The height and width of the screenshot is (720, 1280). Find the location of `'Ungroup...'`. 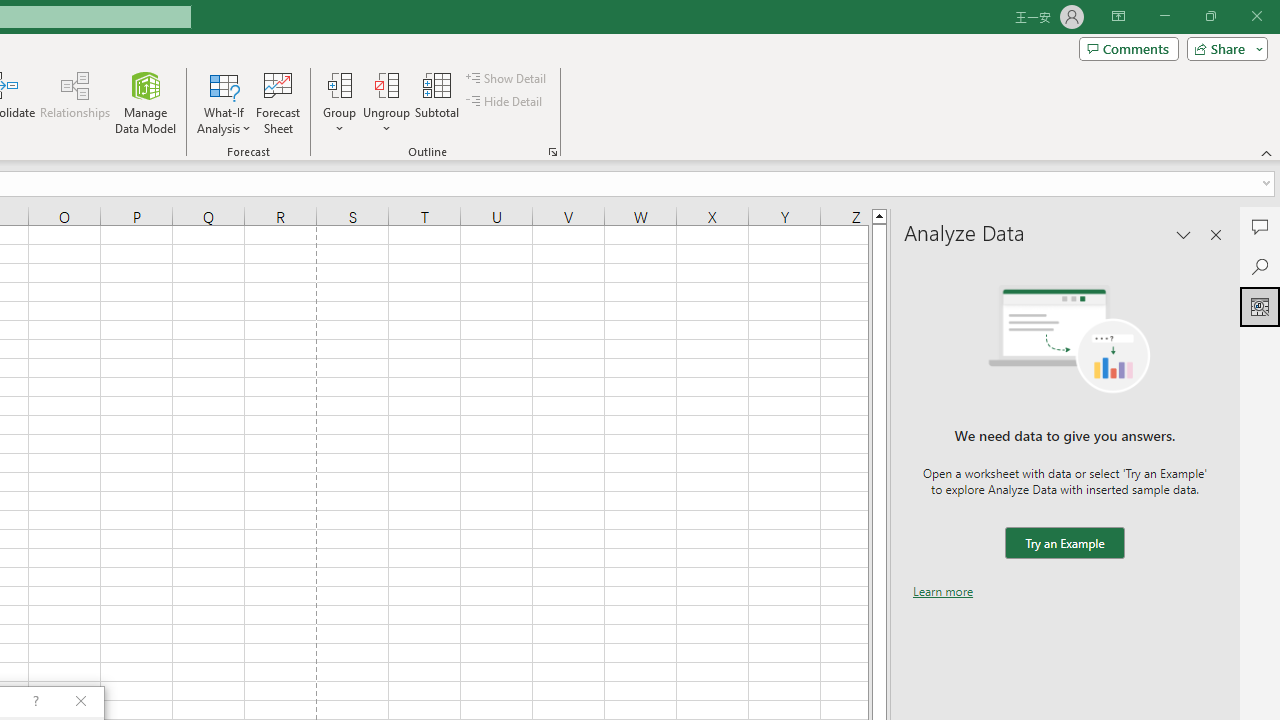

'Ungroup...' is located at coordinates (387, 84).